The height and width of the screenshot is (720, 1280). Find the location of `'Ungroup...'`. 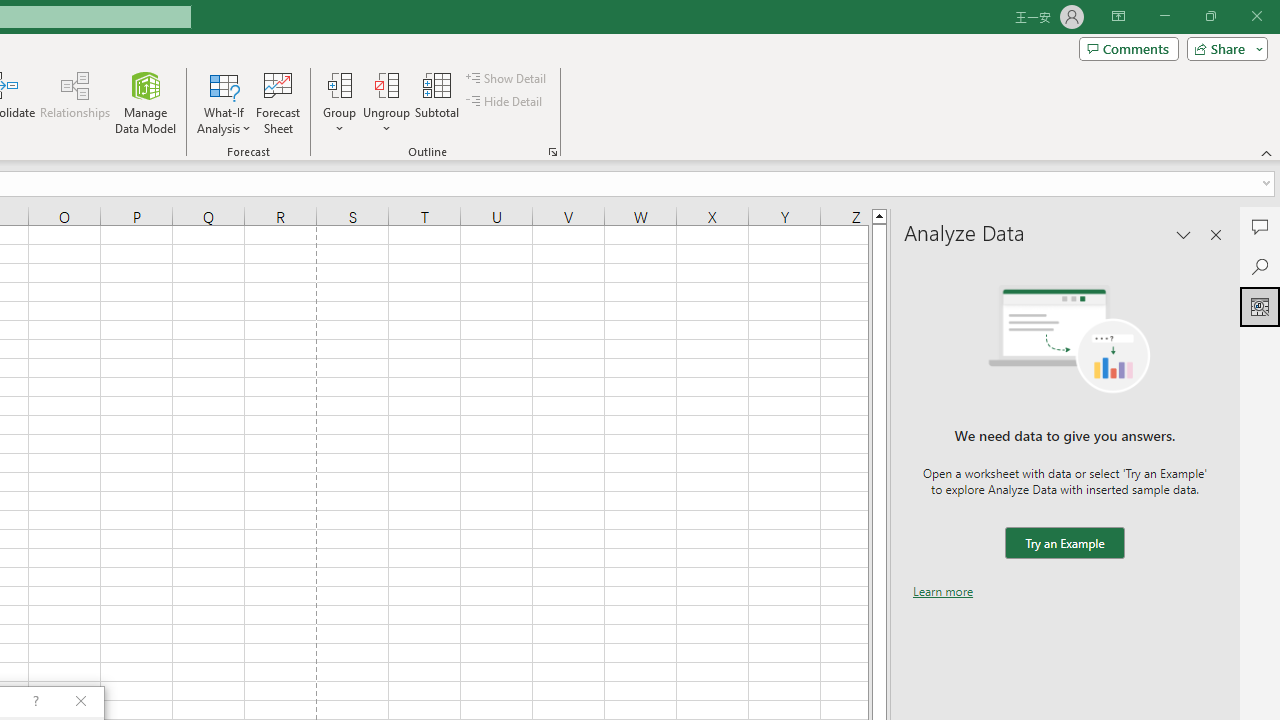

'Ungroup...' is located at coordinates (387, 84).